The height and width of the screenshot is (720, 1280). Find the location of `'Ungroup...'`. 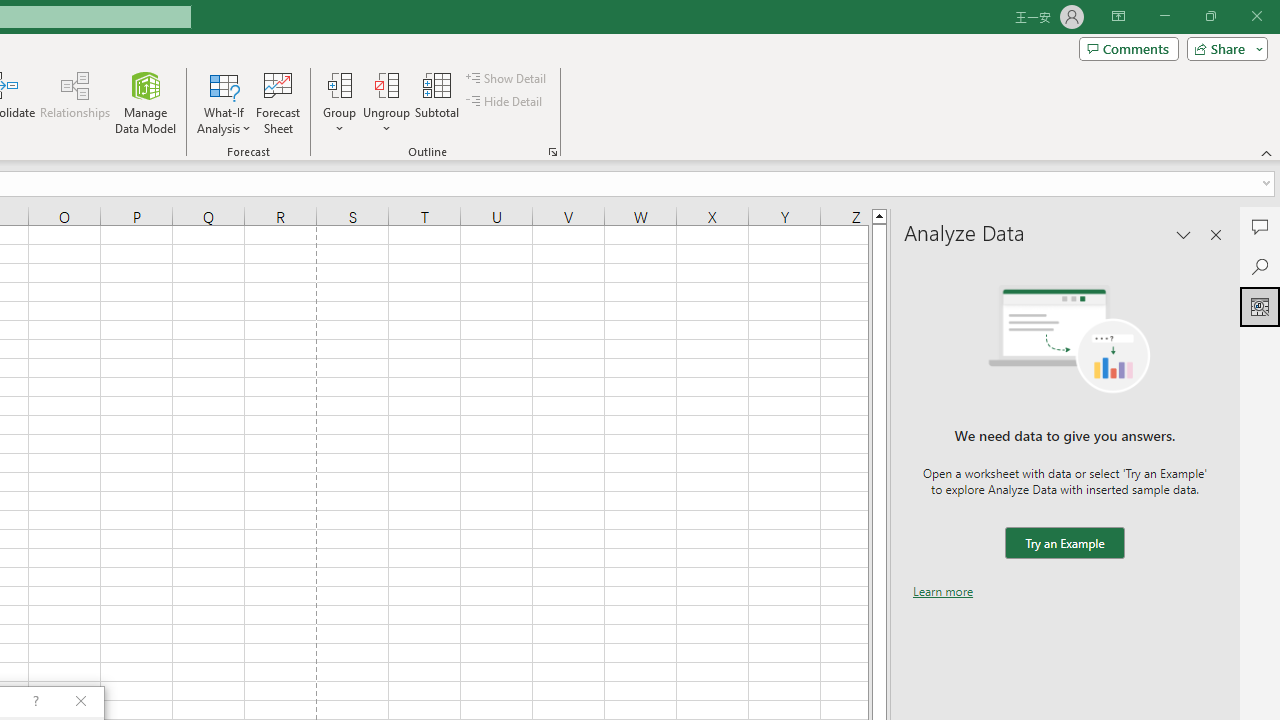

'Ungroup...' is located at coordinates (387, 84).